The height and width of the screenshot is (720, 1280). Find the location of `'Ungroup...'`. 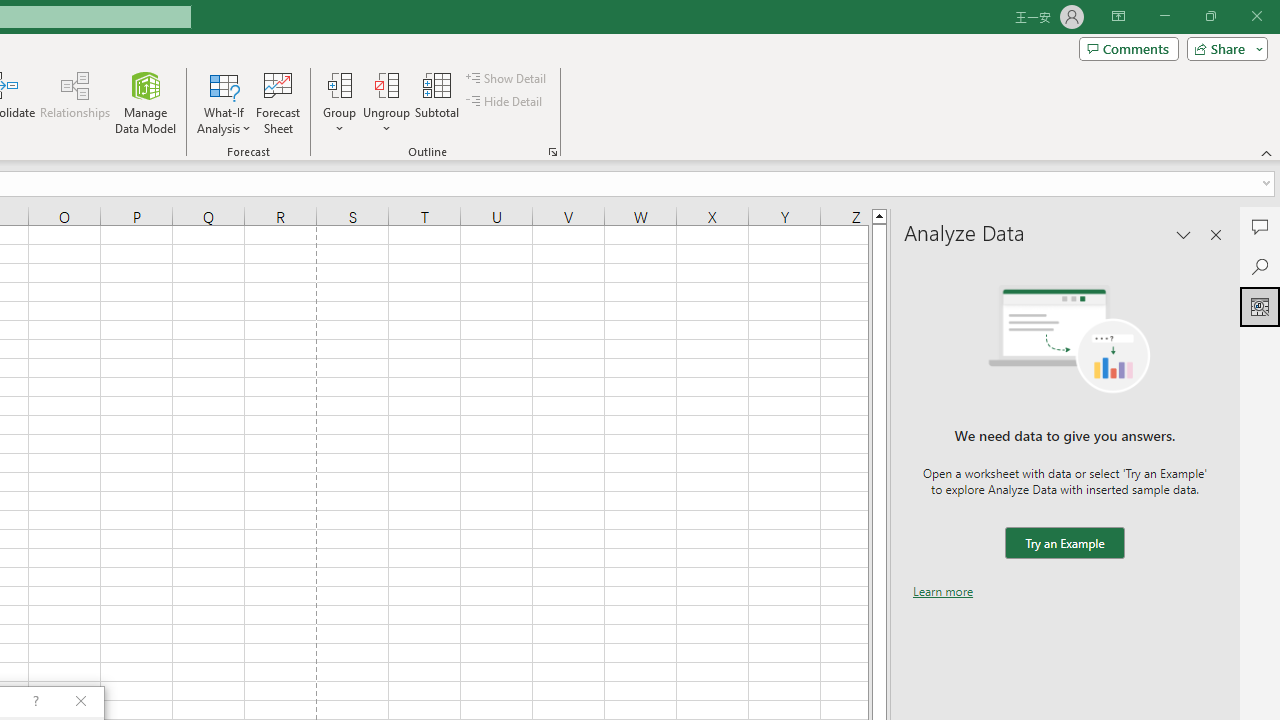

'Ungroup...' is located at coordinates (387, 84).